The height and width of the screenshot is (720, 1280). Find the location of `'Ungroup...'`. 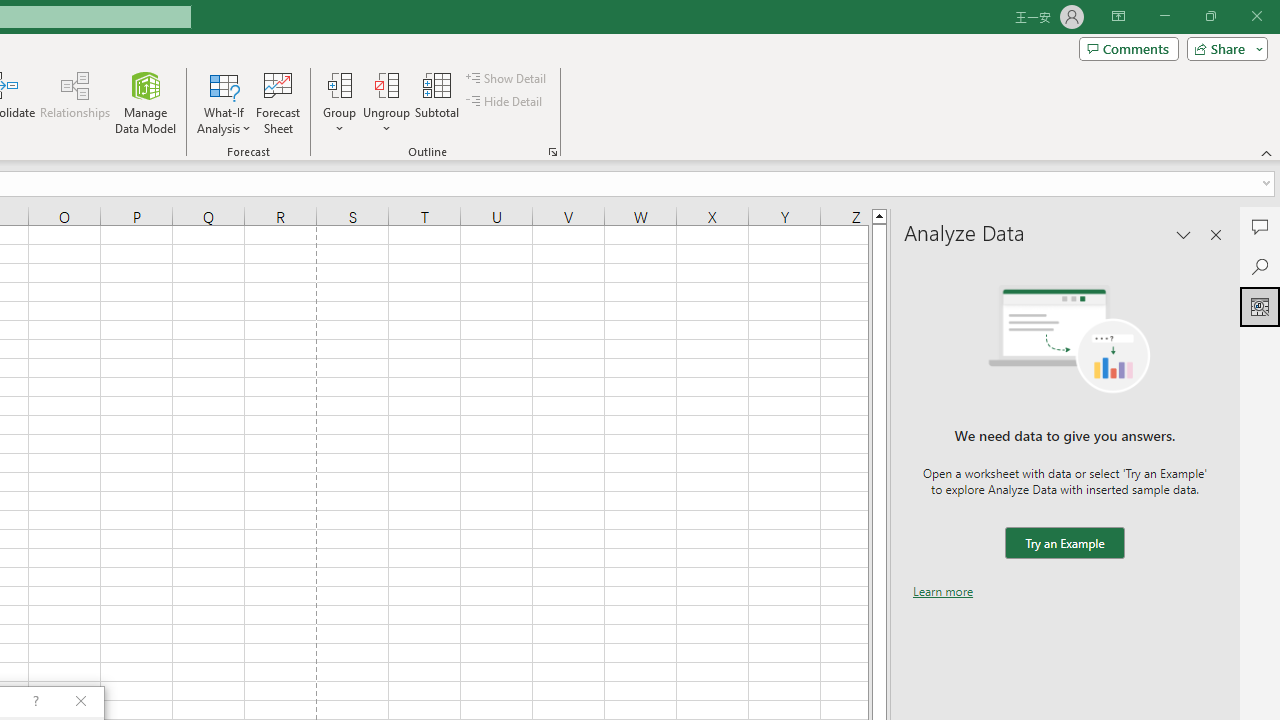

'Ungroup...' is located at coordinates (387, 84).